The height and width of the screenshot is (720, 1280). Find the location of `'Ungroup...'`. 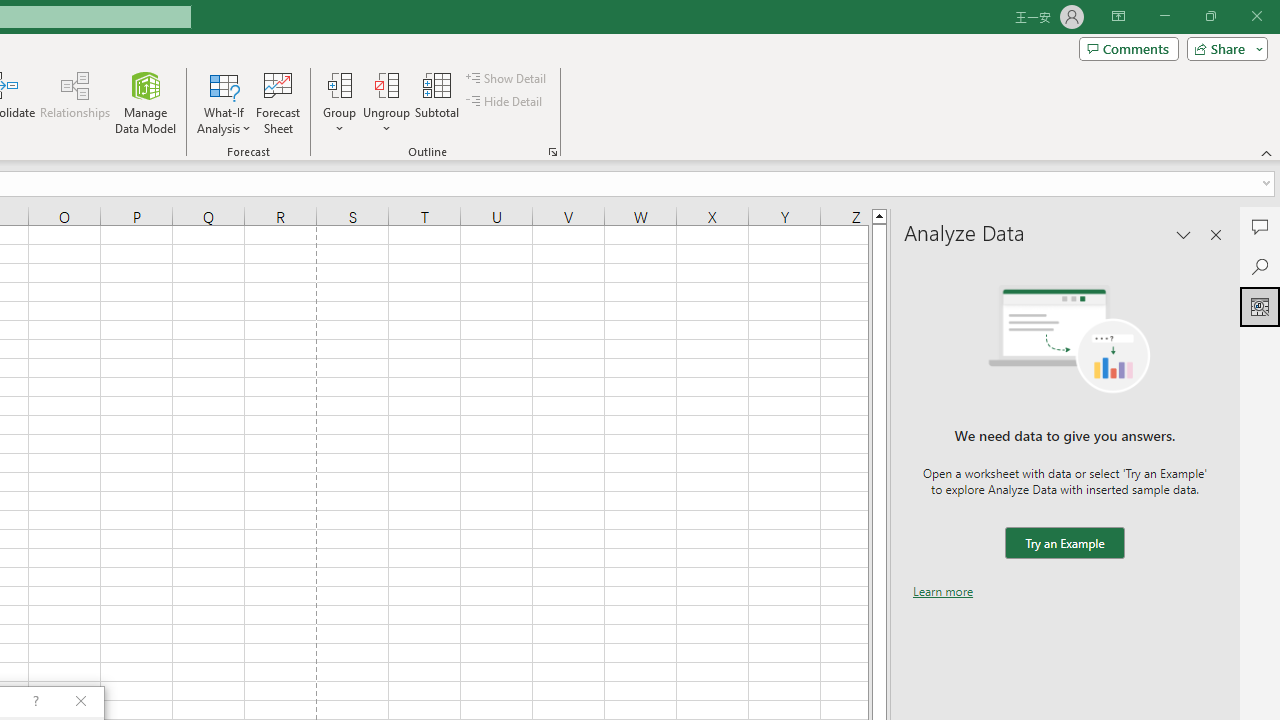

'Ungroup...' is located at coordinates (387, 84).